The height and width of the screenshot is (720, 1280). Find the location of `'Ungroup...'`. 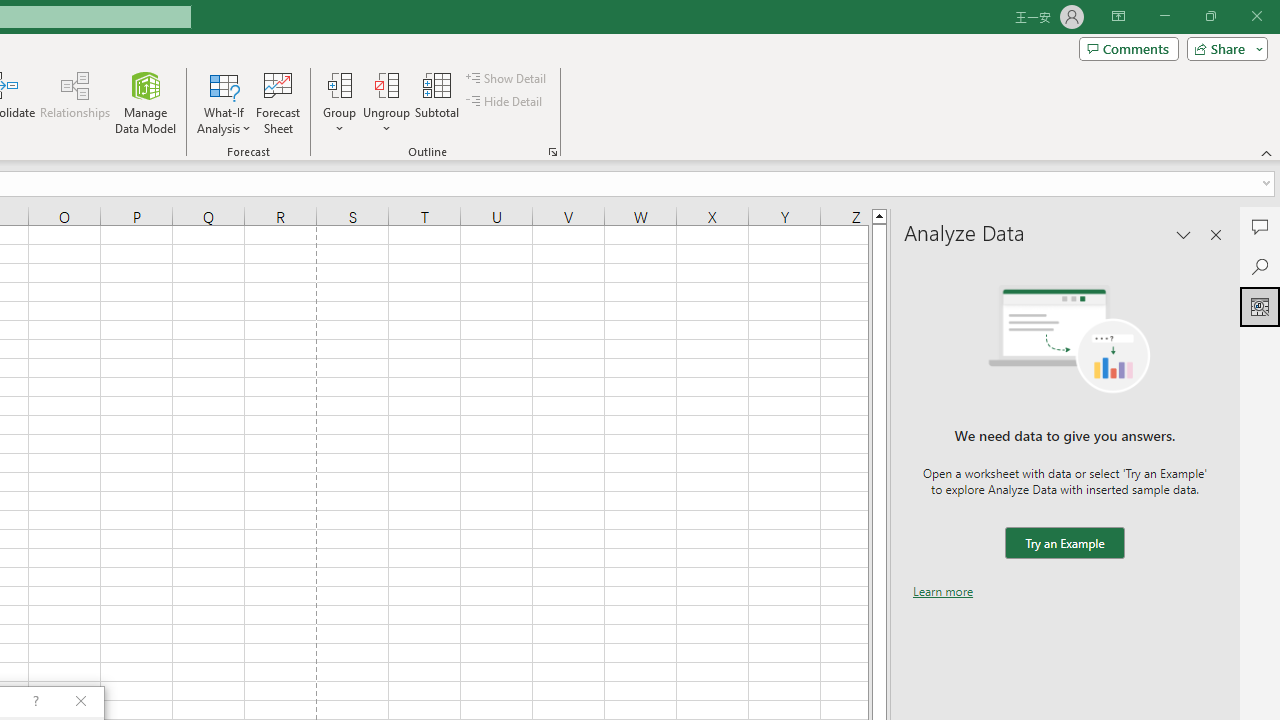

'Ungroup...' is located at coordinates (387, 84).